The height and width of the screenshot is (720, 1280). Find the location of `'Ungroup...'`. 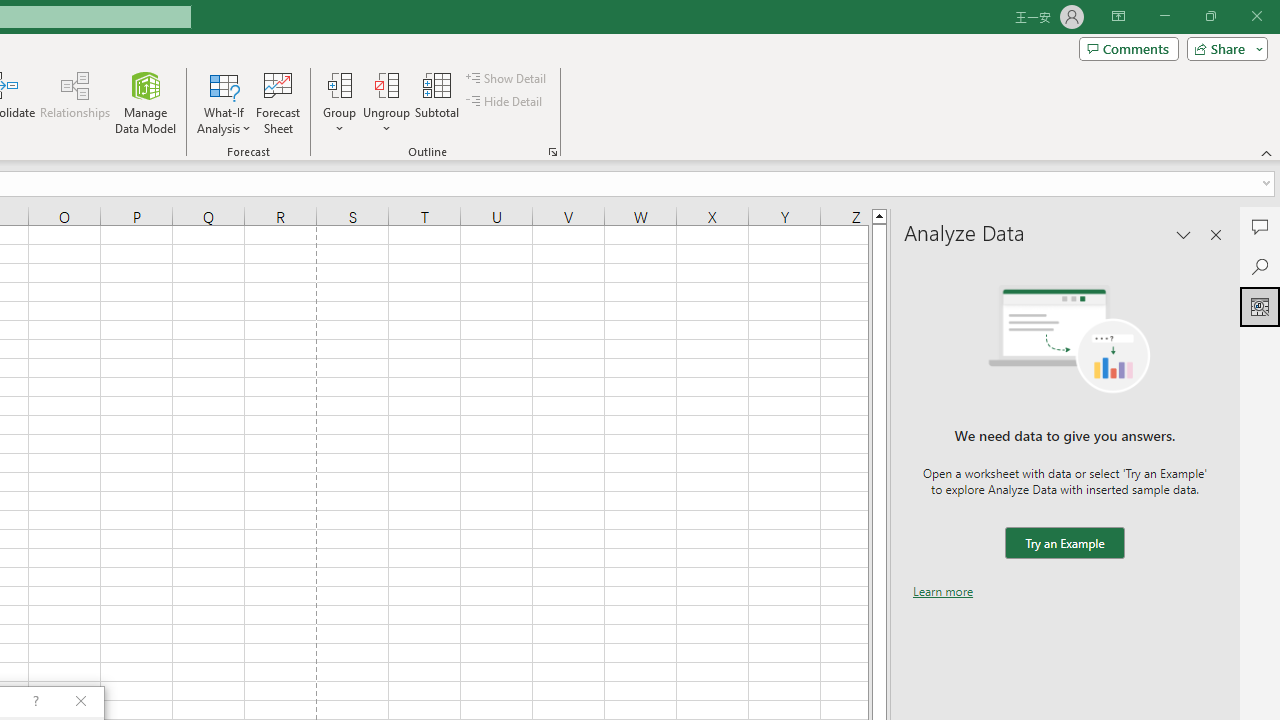

'Ungroup...' is located at coordinates (387, 84).